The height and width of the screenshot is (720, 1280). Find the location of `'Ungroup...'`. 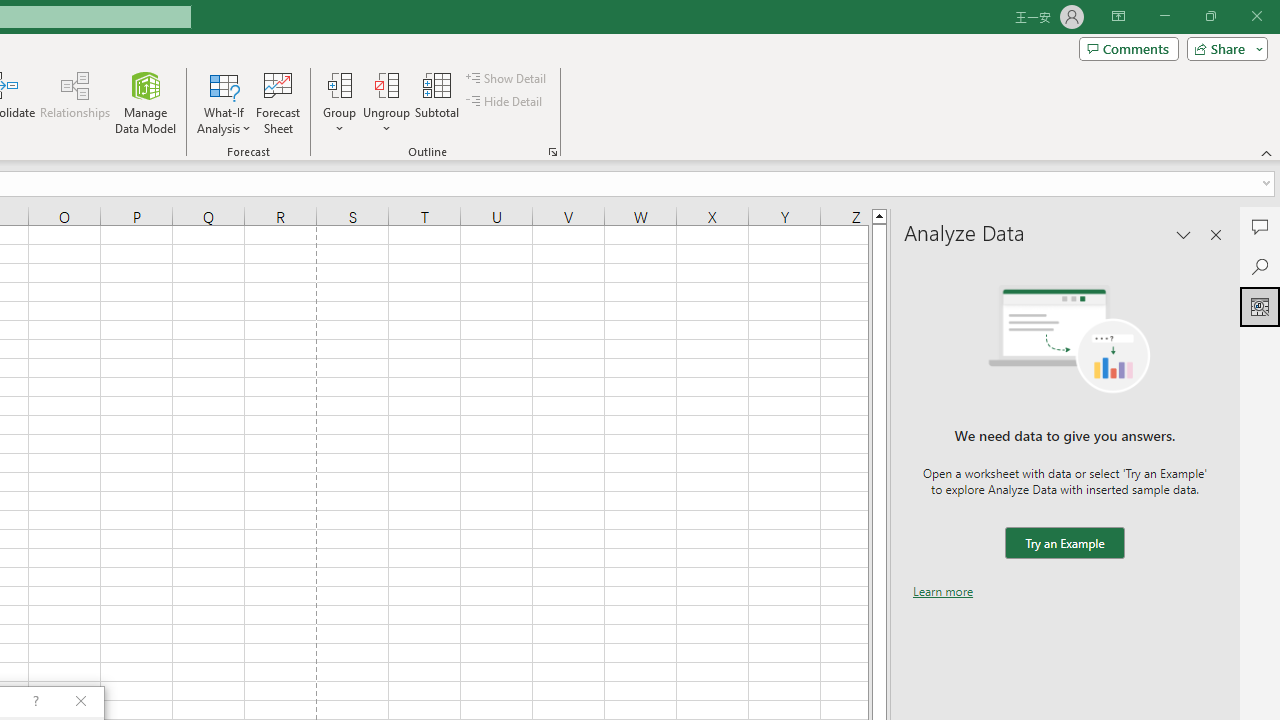

'Ungroup...' is located at coordinates (387, 84).